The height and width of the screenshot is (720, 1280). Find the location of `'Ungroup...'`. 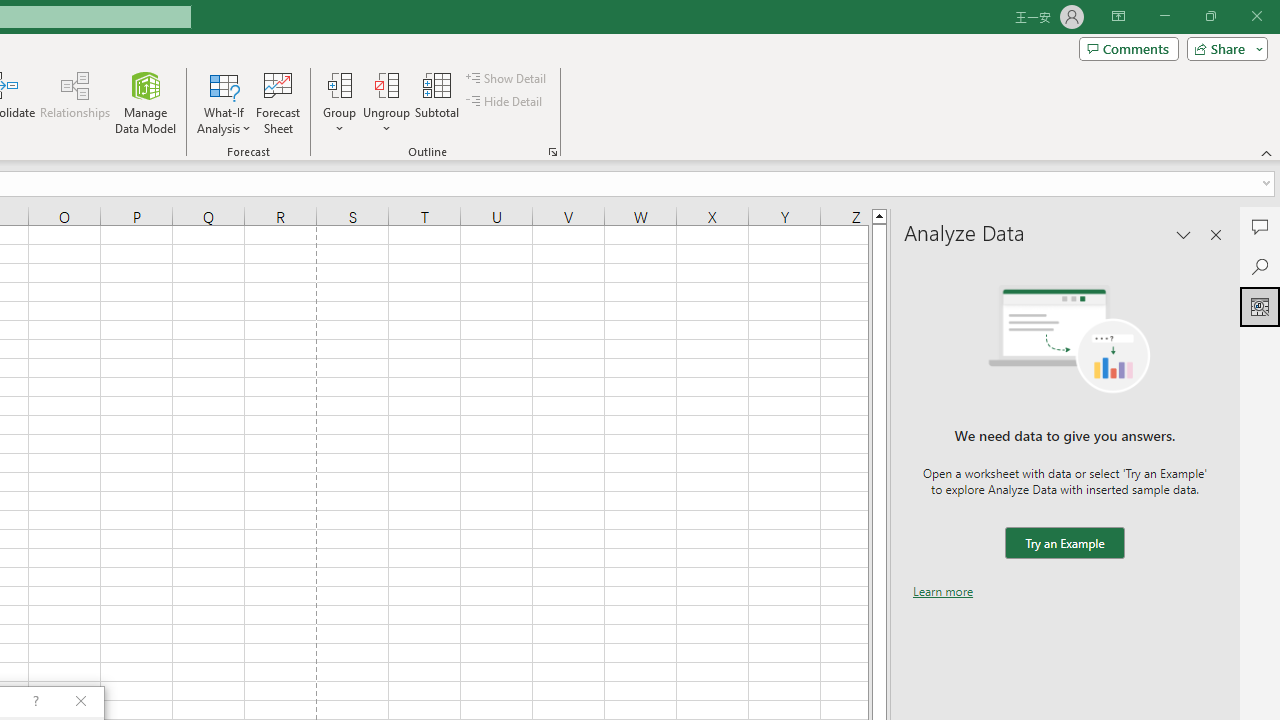

'Ungroup...' is located at coordinates (387, 84).